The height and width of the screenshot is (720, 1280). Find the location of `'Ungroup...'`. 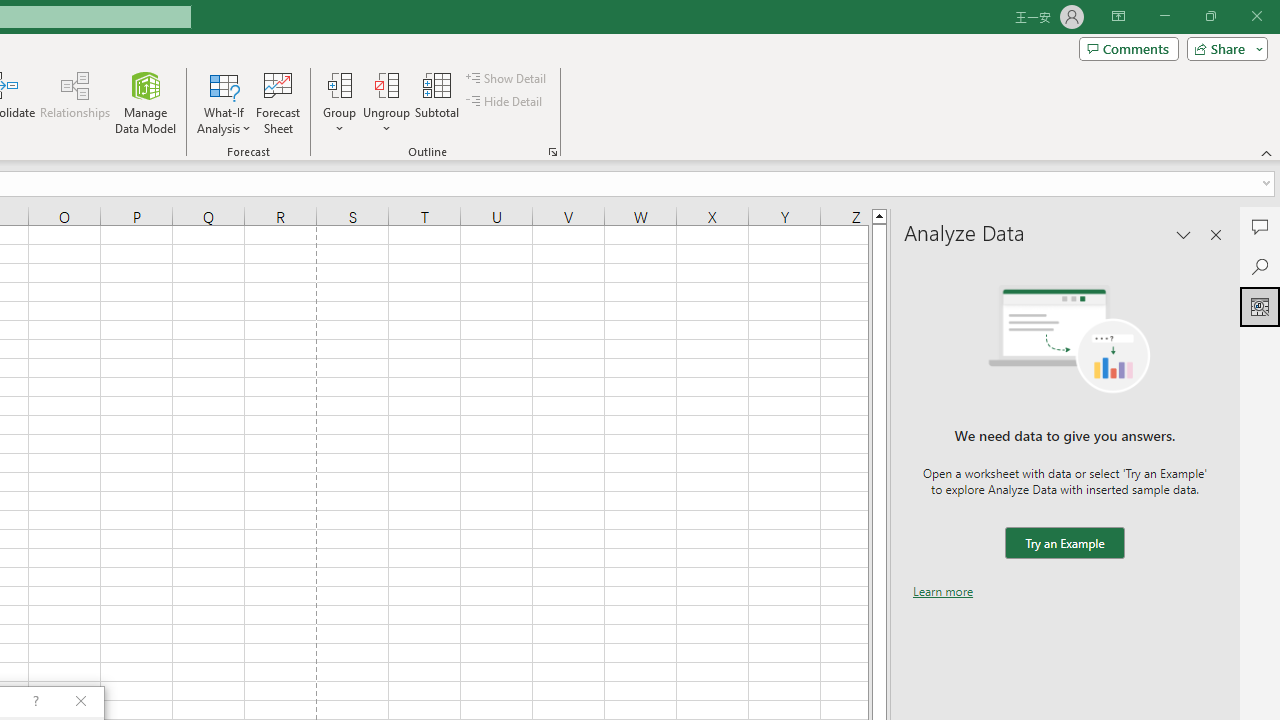

'Ungroup...' is located at coordinates (387, 84).